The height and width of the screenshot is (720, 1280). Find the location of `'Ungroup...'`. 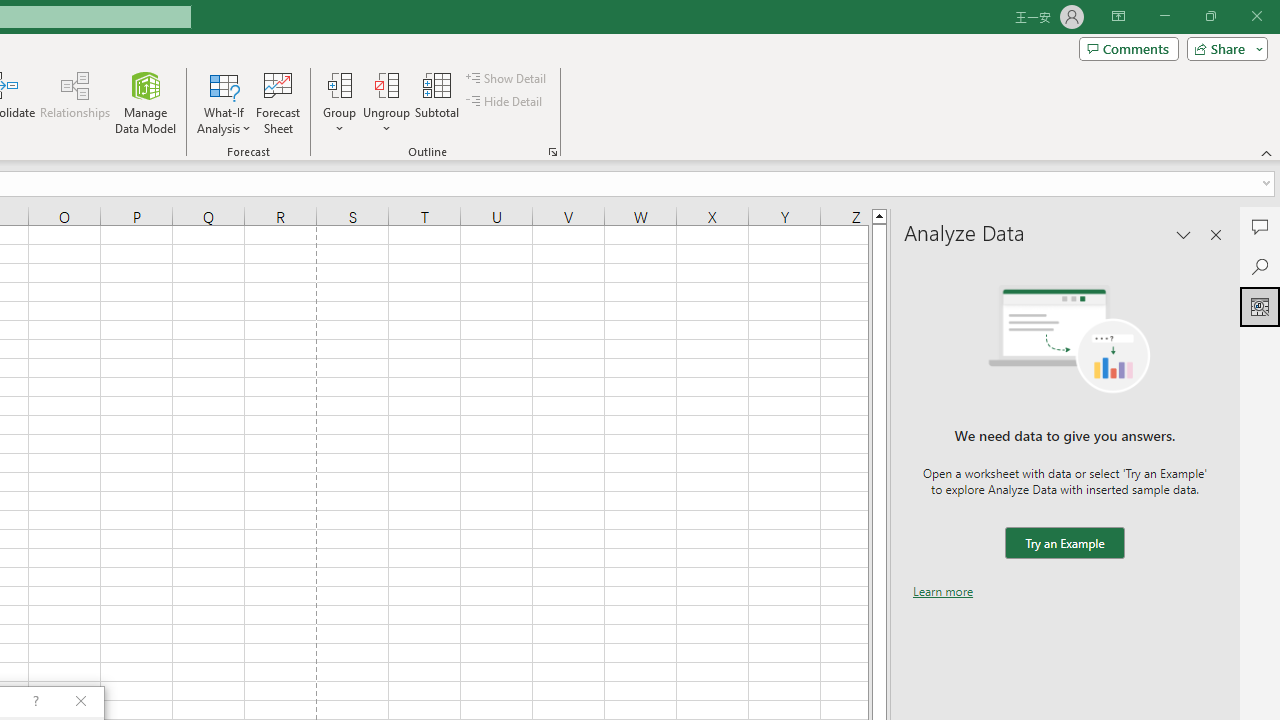

'Ungroup...' is located at coordinates (387, 84).